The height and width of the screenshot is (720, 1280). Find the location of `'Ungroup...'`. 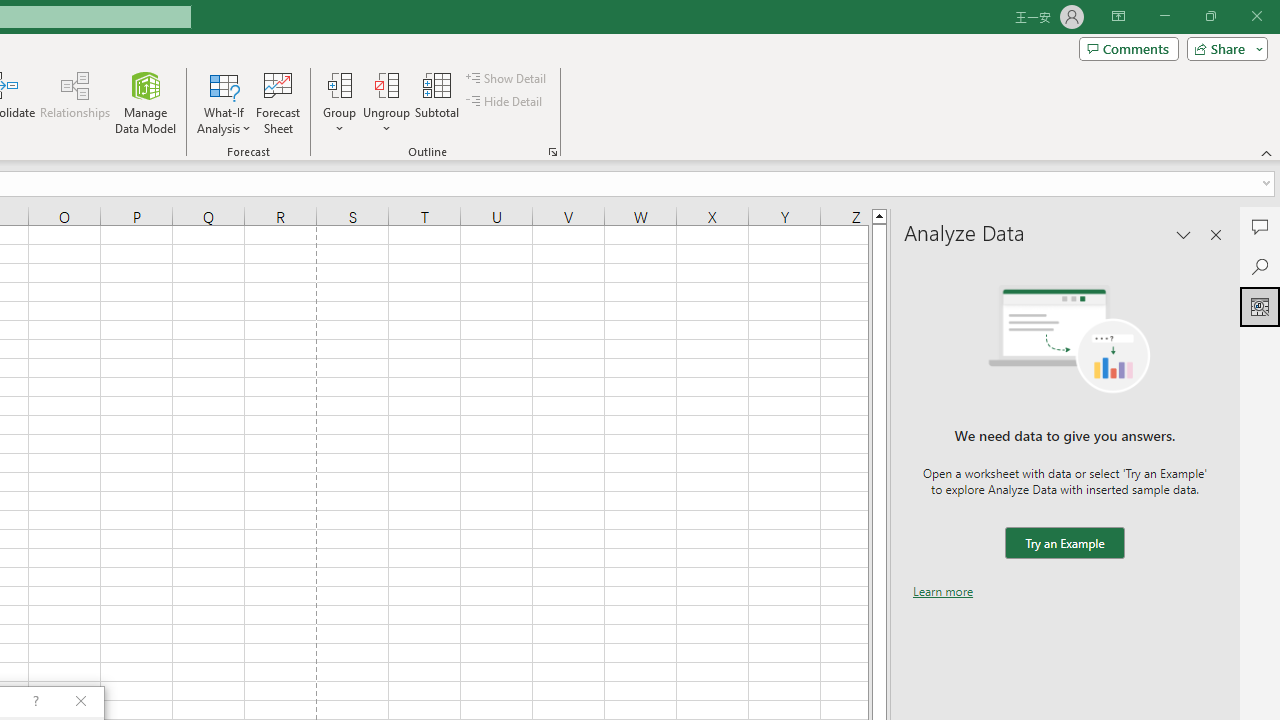

'Ungroup...' is located at coordinates (387, 84).